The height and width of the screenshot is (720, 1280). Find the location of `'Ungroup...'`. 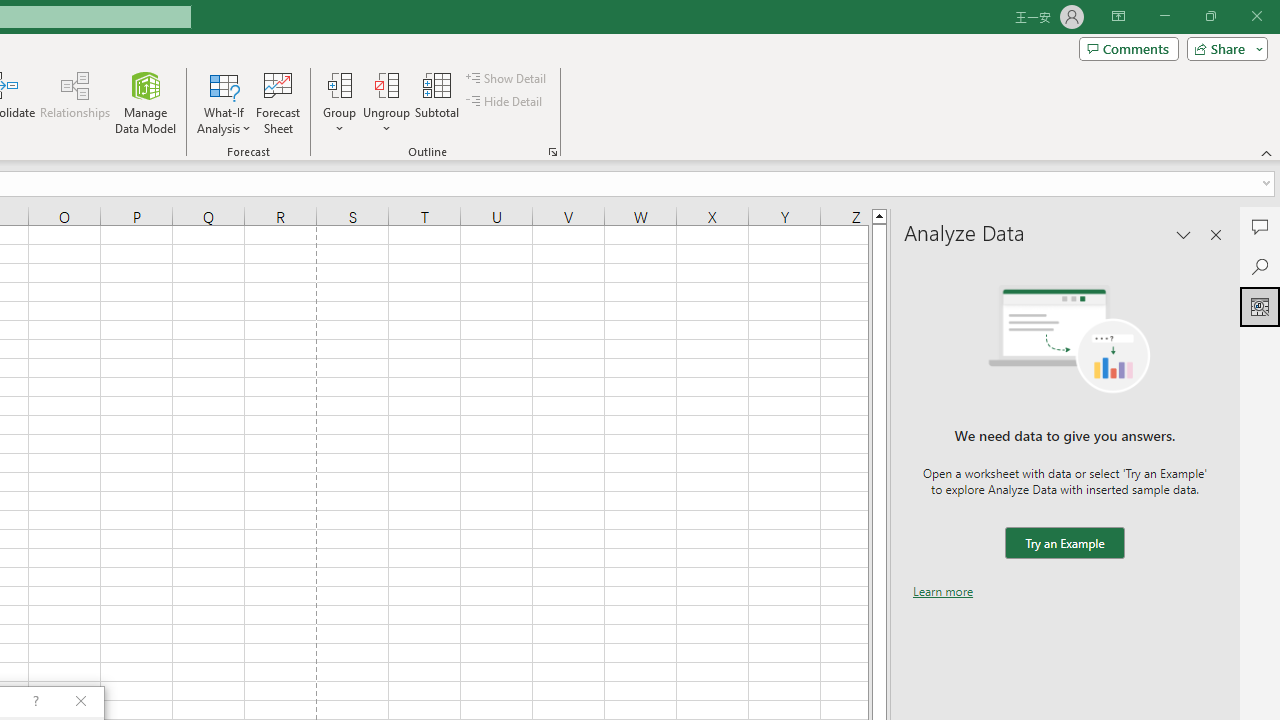

'Ungroup...' is located at coordinates (387, 84).